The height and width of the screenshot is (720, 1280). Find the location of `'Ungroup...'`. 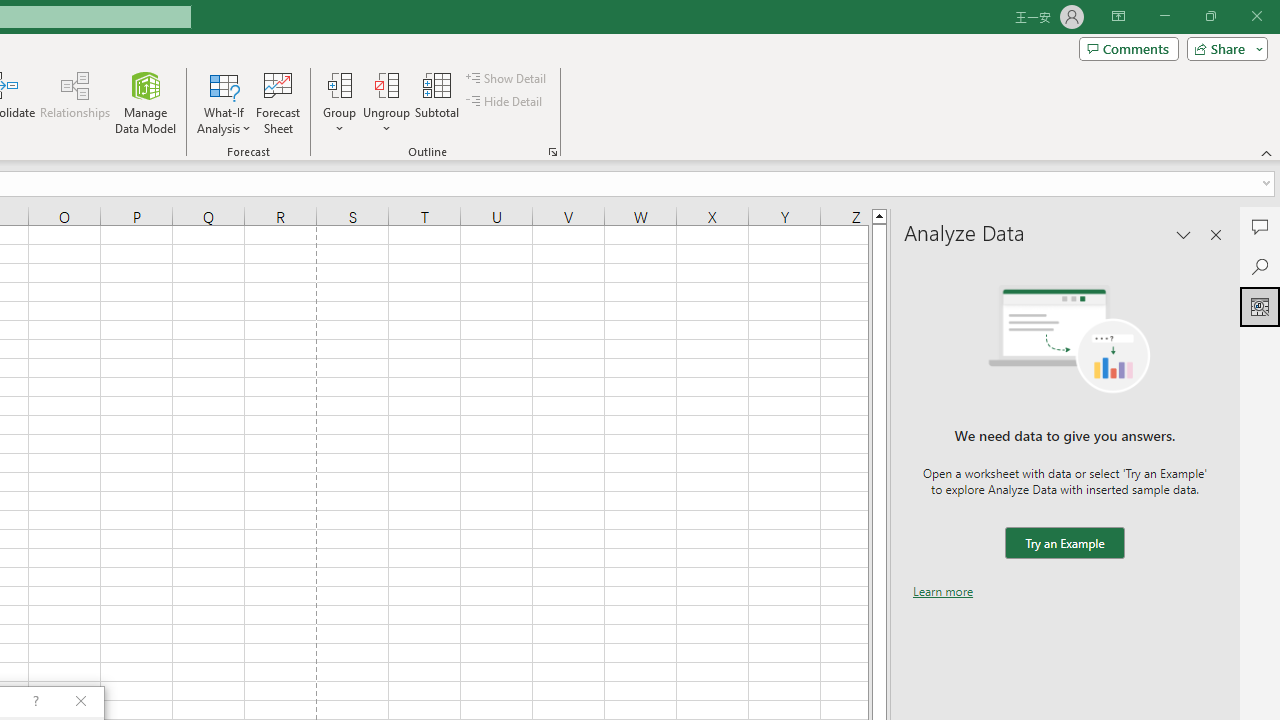

'Ungroup...' is located at coordinates (387, 84).